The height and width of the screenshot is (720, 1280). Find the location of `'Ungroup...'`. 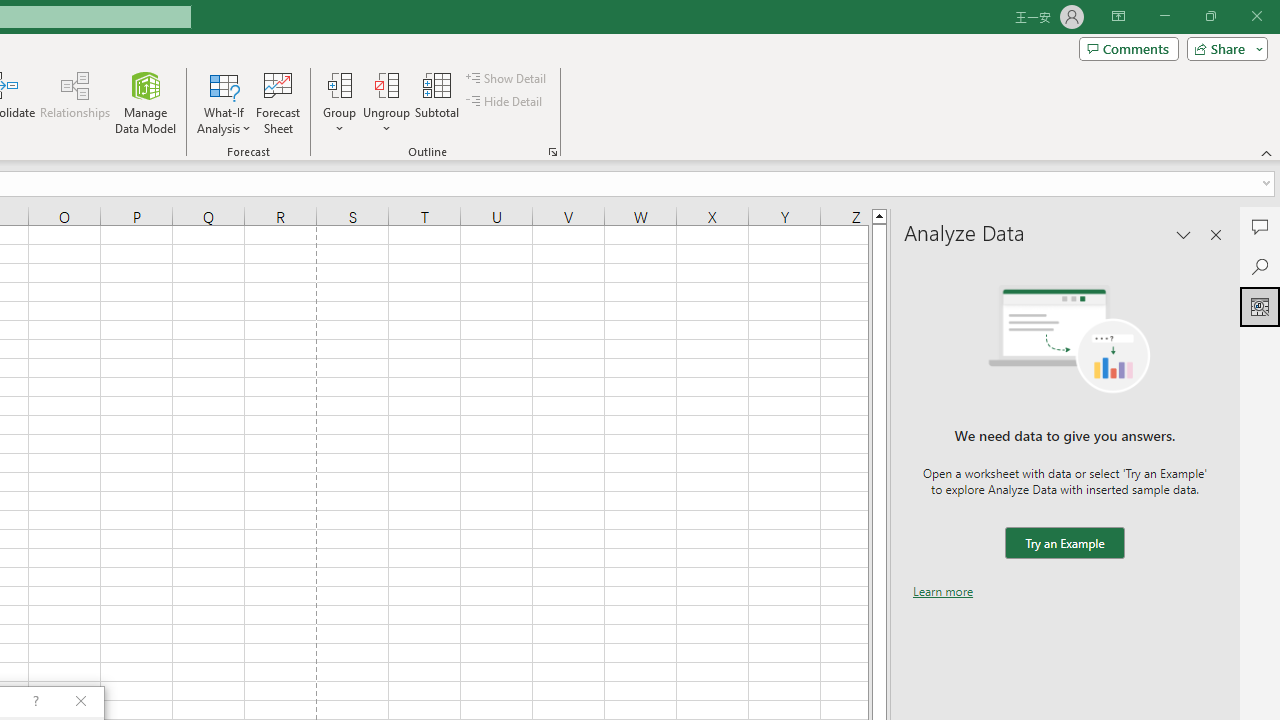

'Ungroup...' is located at coordinates (387, 84).